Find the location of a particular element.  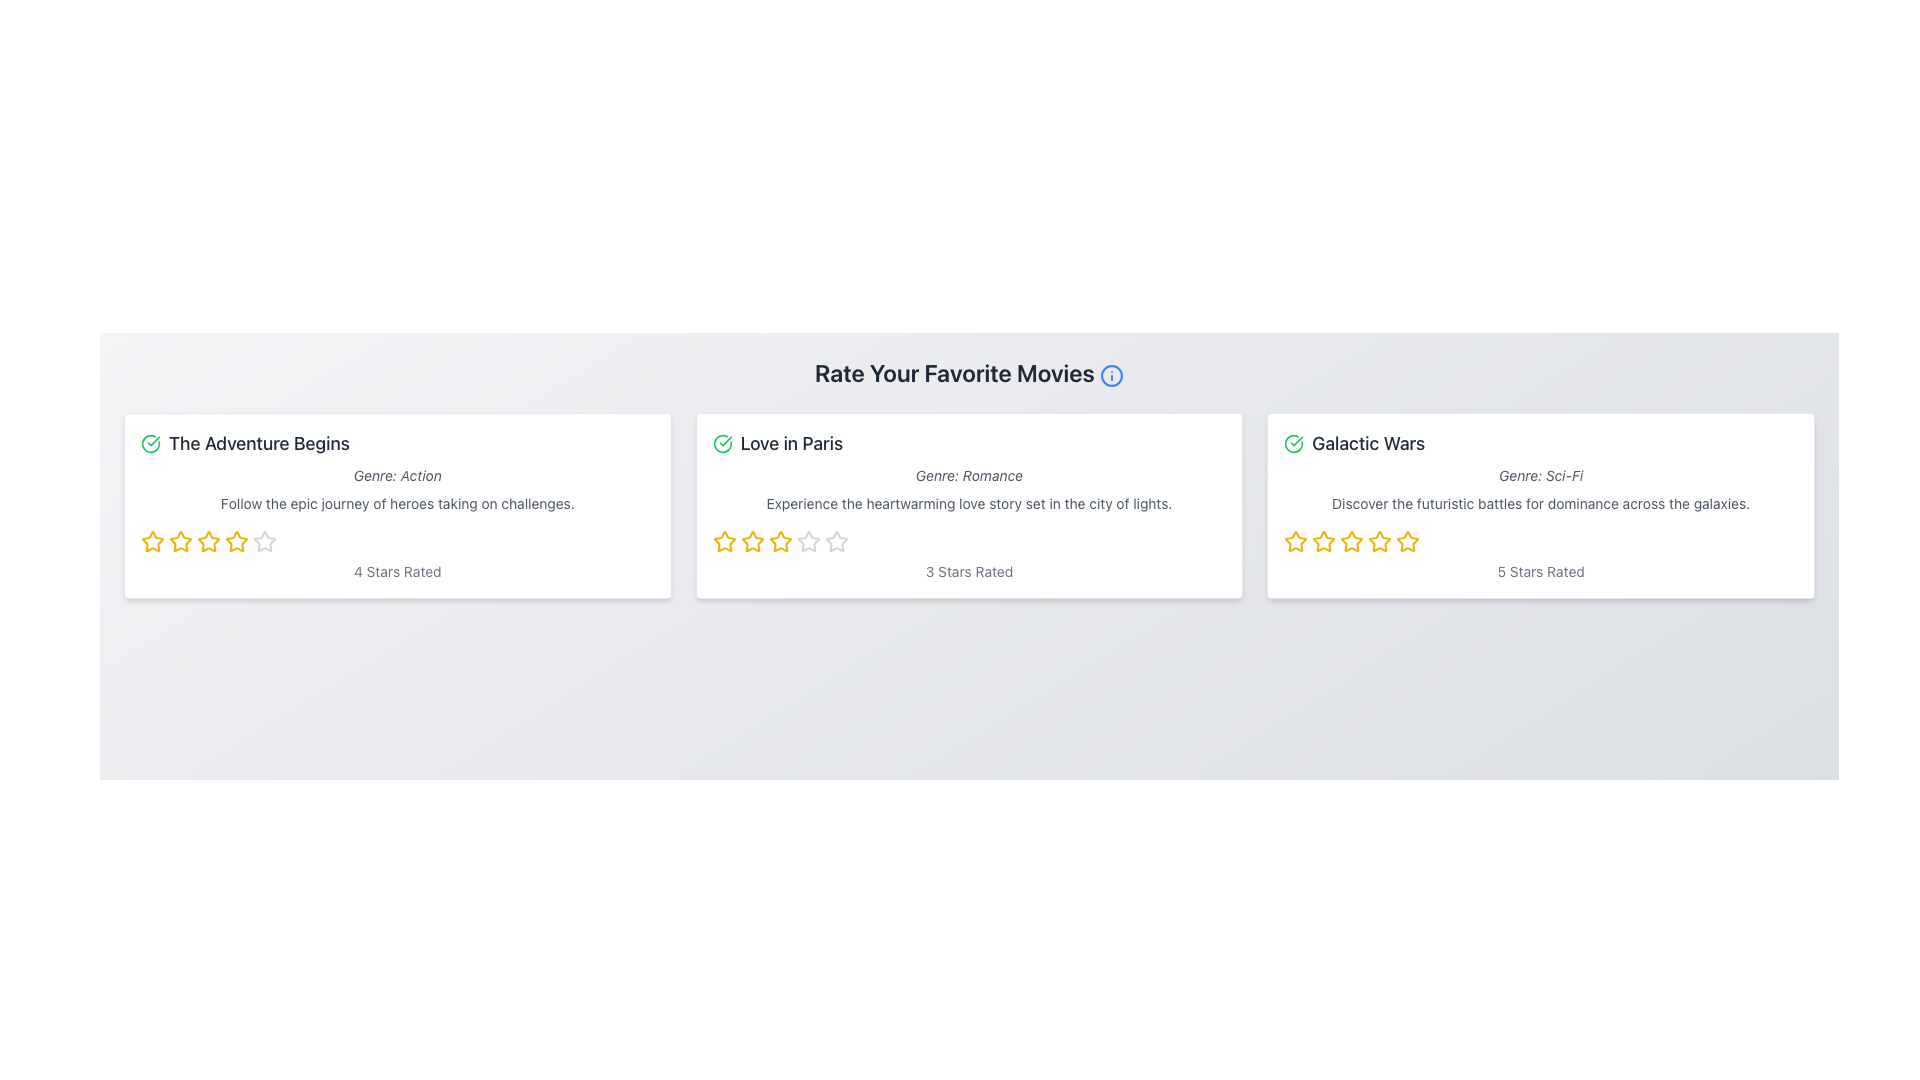

the circular icon with a blue outline and a smaller blue circle in the center, located towards the right side of the title 'Rate Your Favorite Movies' is located at coordinates (1110, 375).